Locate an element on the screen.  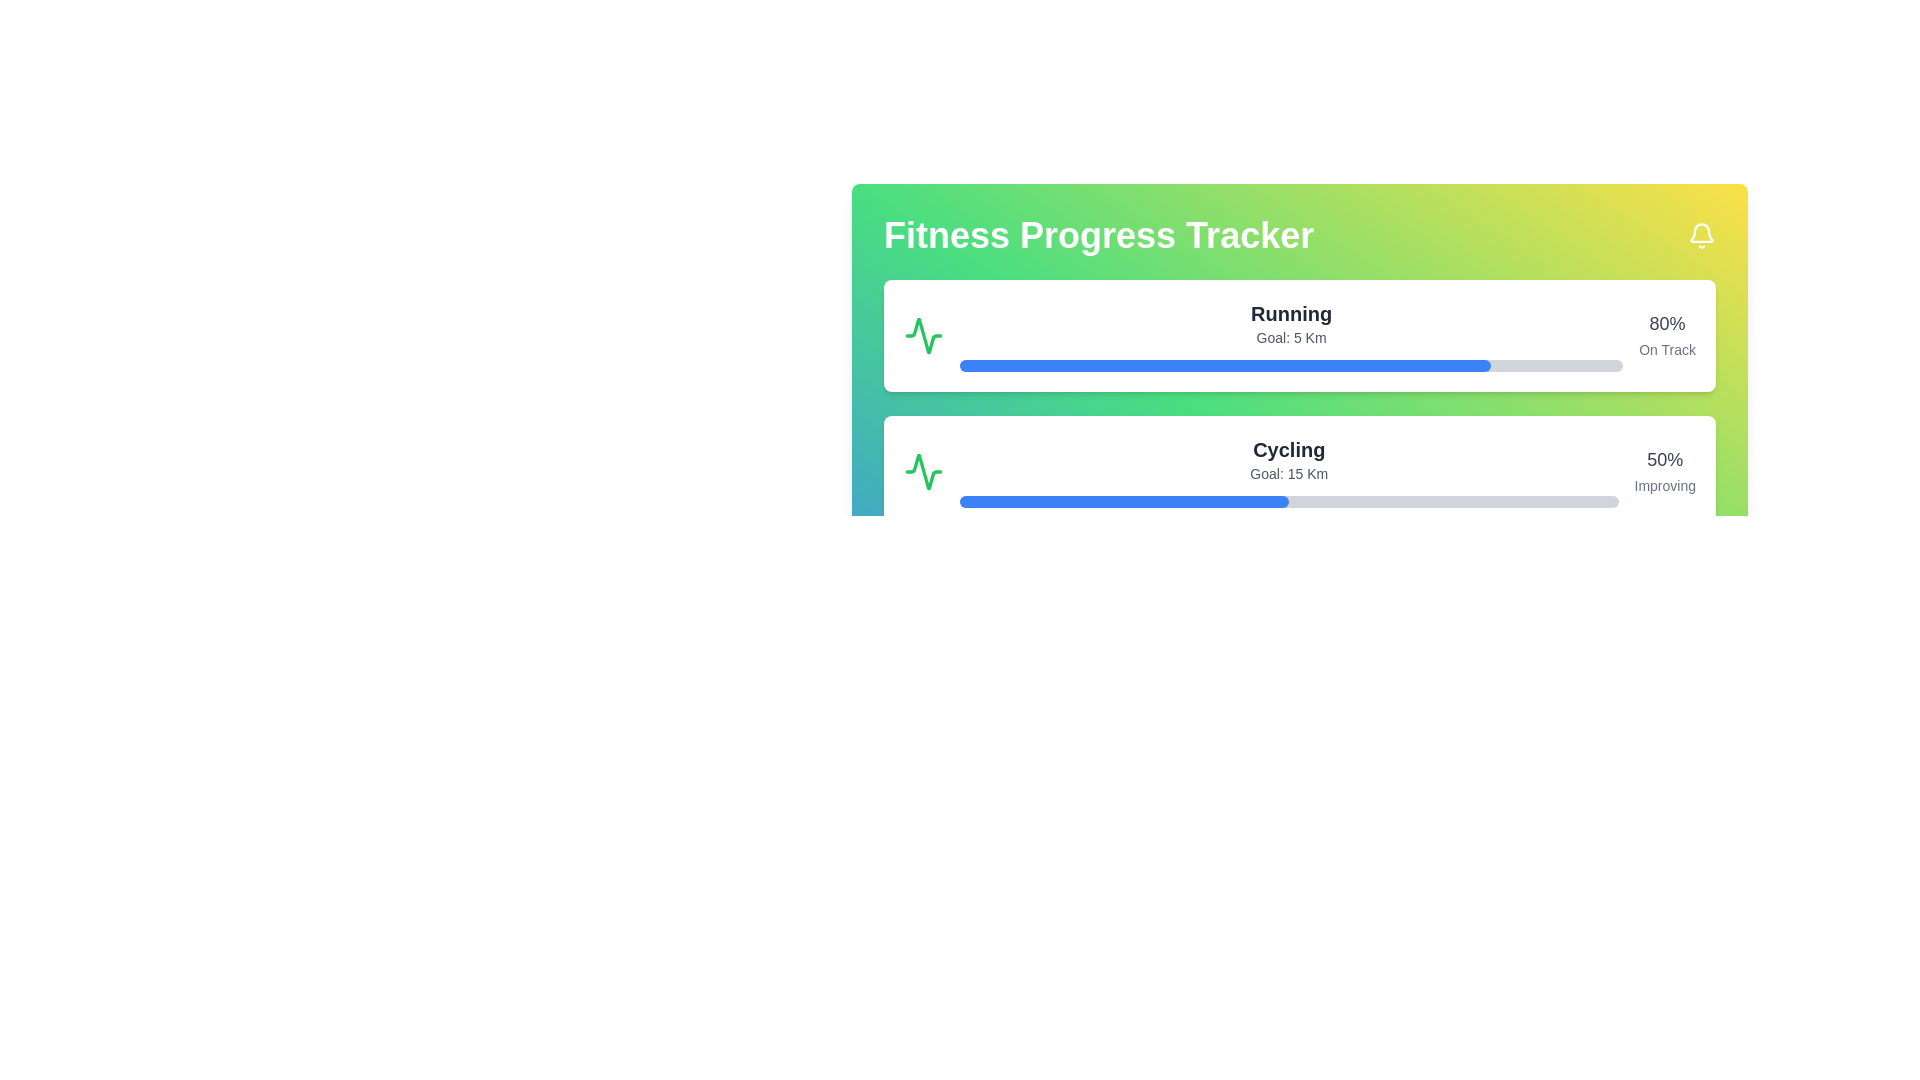
the 'Cycling' activity icon located within the 'Cycling' progress tracker card, positioned to the left of the card towards the top is located at coordinates (923, 471).